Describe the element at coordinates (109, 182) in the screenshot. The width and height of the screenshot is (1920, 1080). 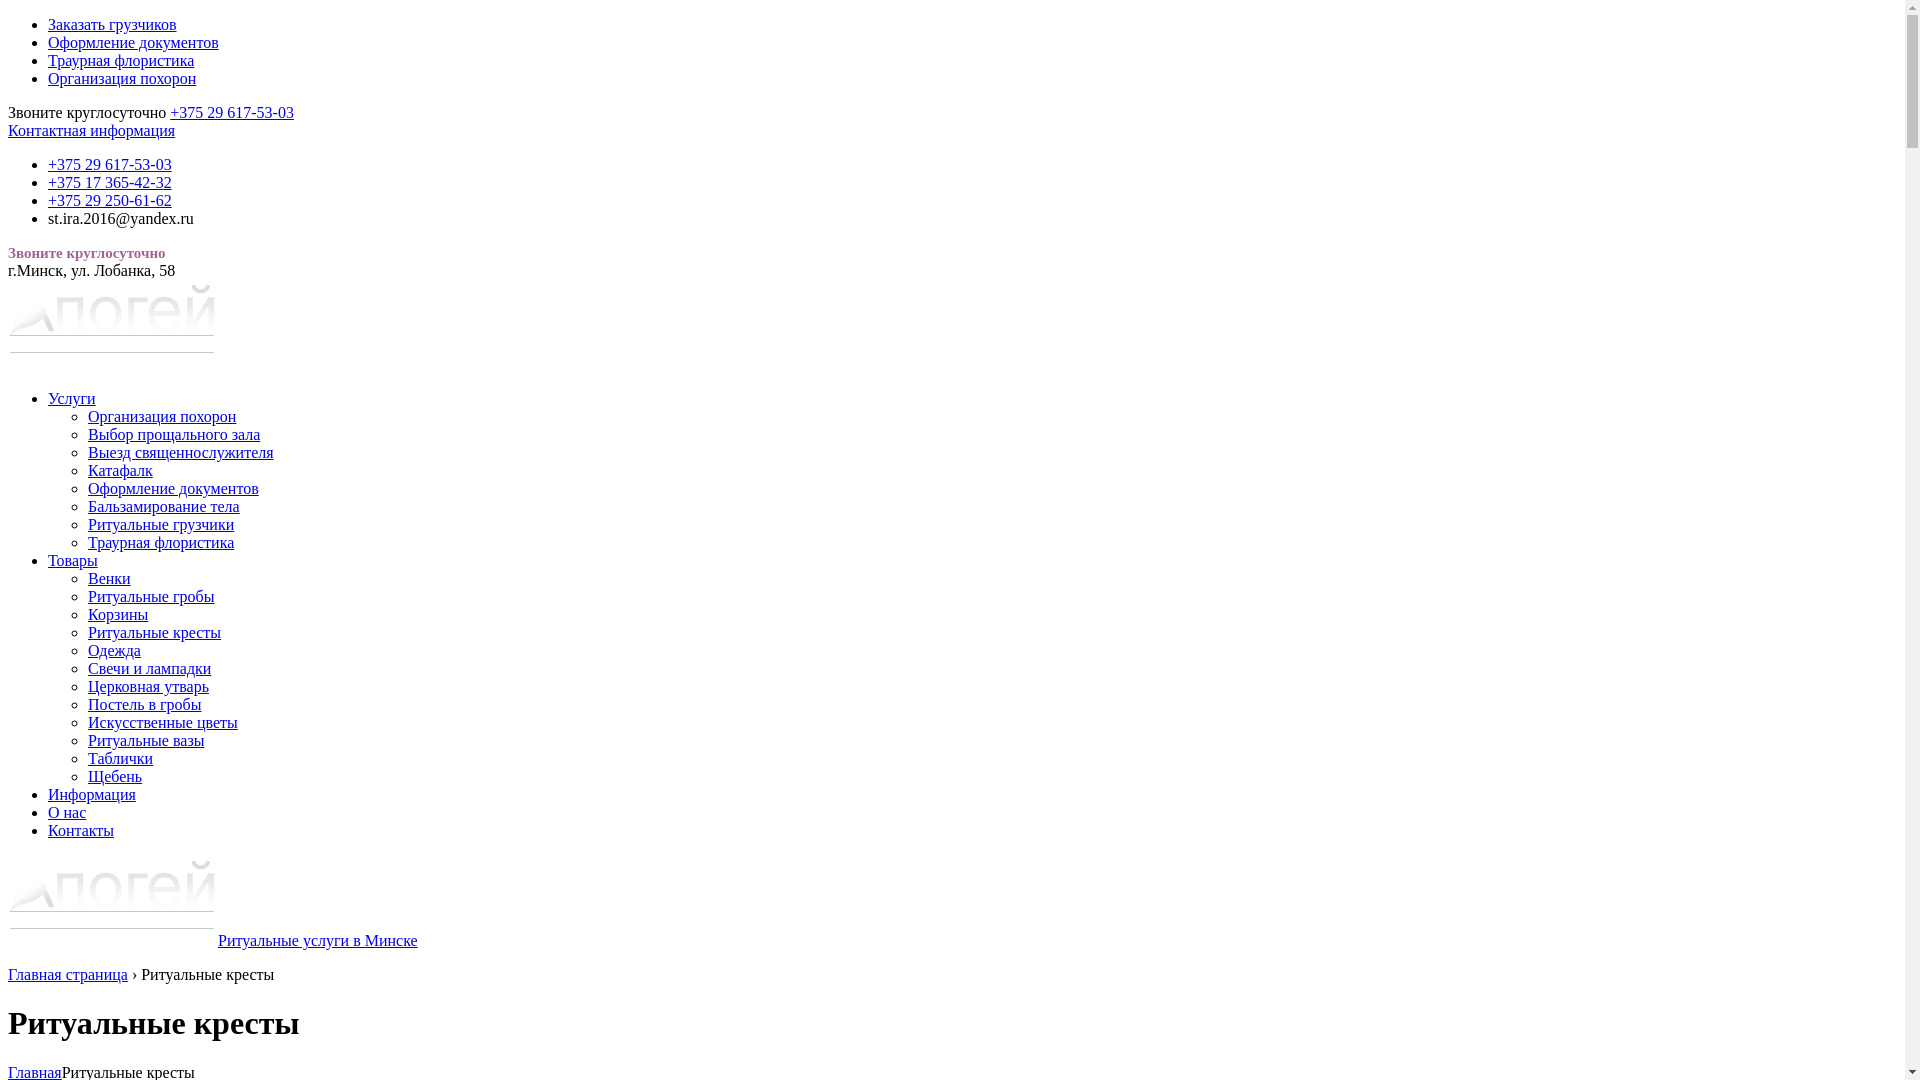
I see `'+375 17 365-42-32'` at that location.